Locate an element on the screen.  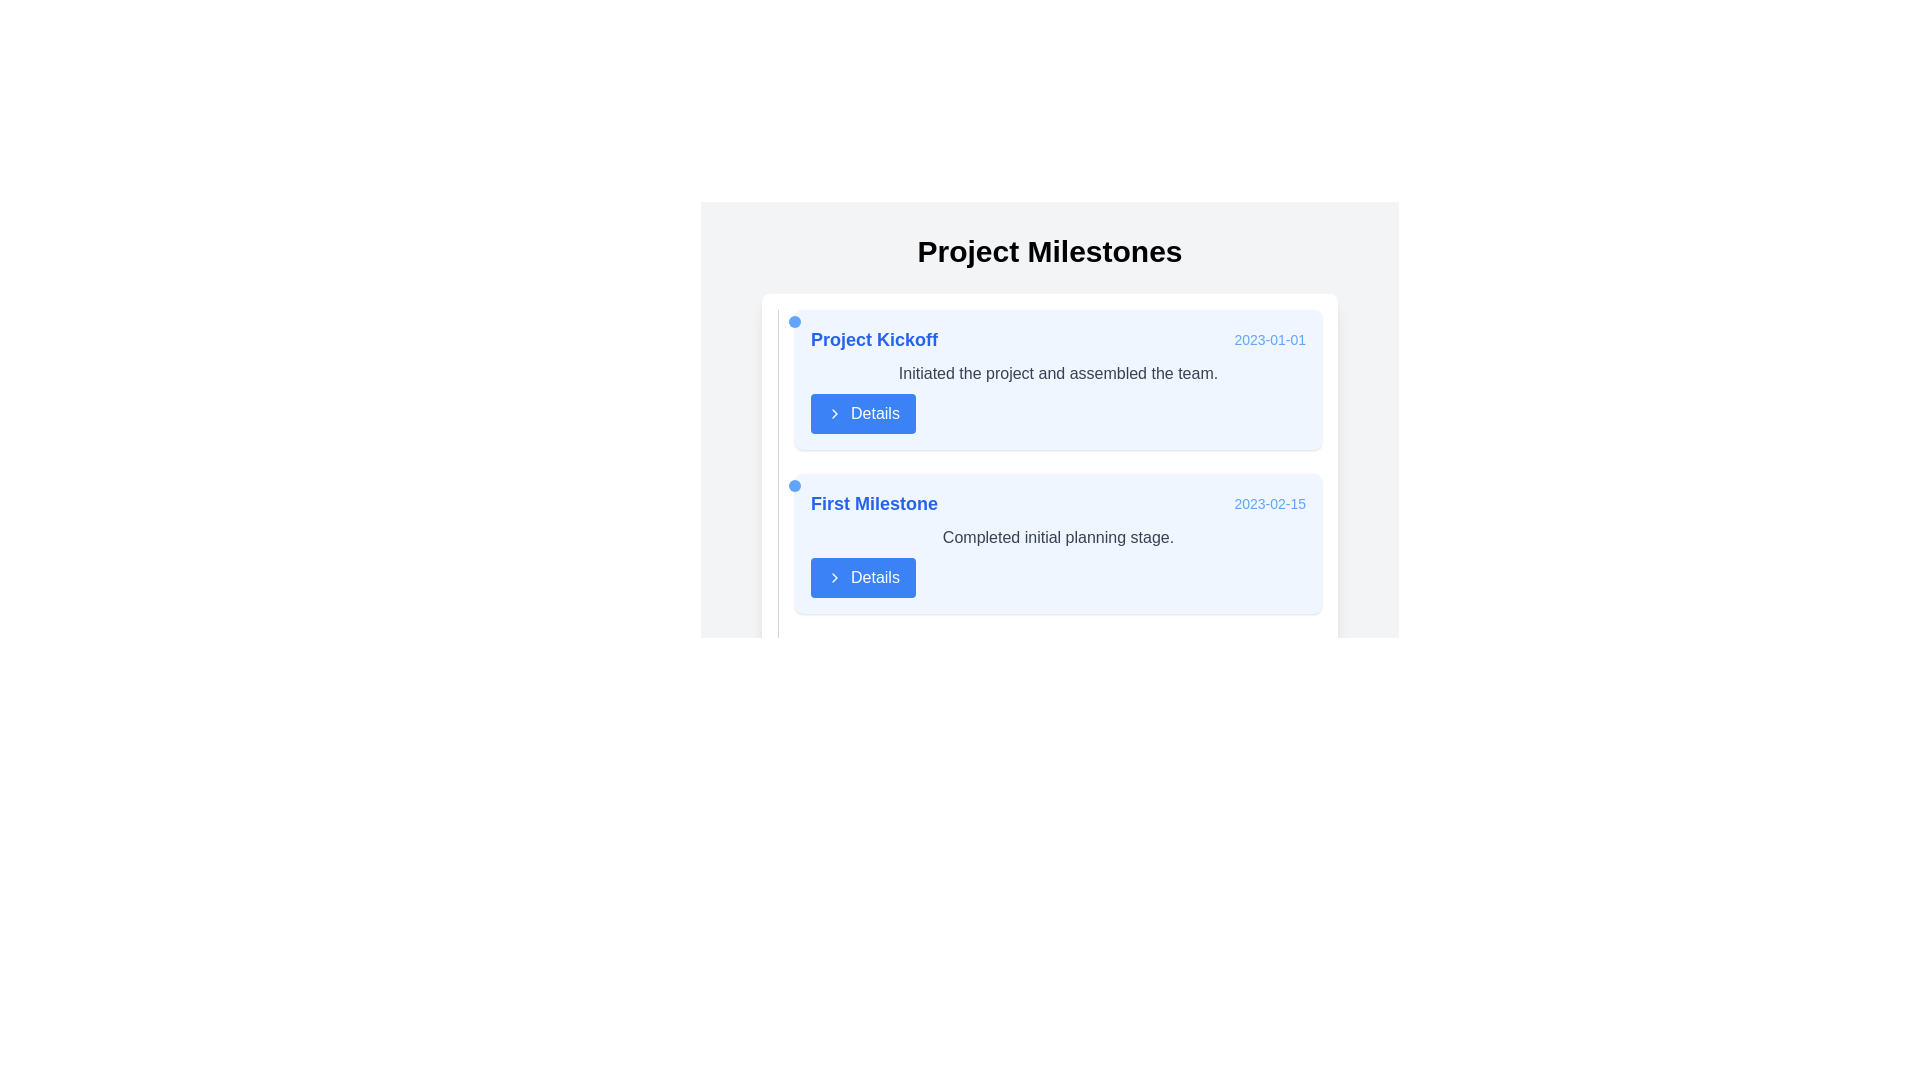
the chevron icon located within the 'Details' button, which is aligned centrally below the 'Project Kickoff' milestone is located at coordinates (835, 412).